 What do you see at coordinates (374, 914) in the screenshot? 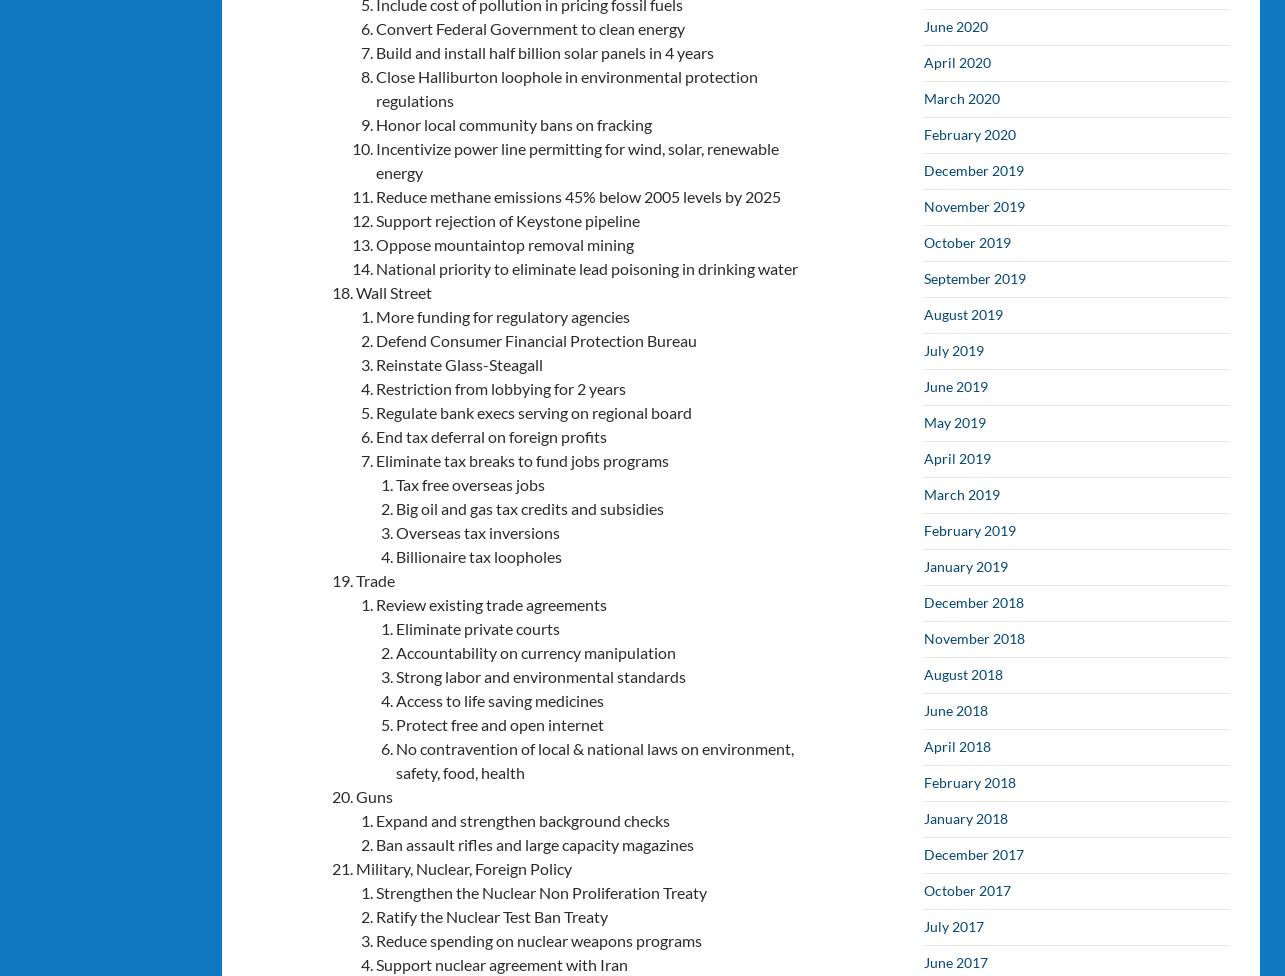
I see `'Ratify the Nuclear Test Ban Treaty'` at bounding box center [374, 914].